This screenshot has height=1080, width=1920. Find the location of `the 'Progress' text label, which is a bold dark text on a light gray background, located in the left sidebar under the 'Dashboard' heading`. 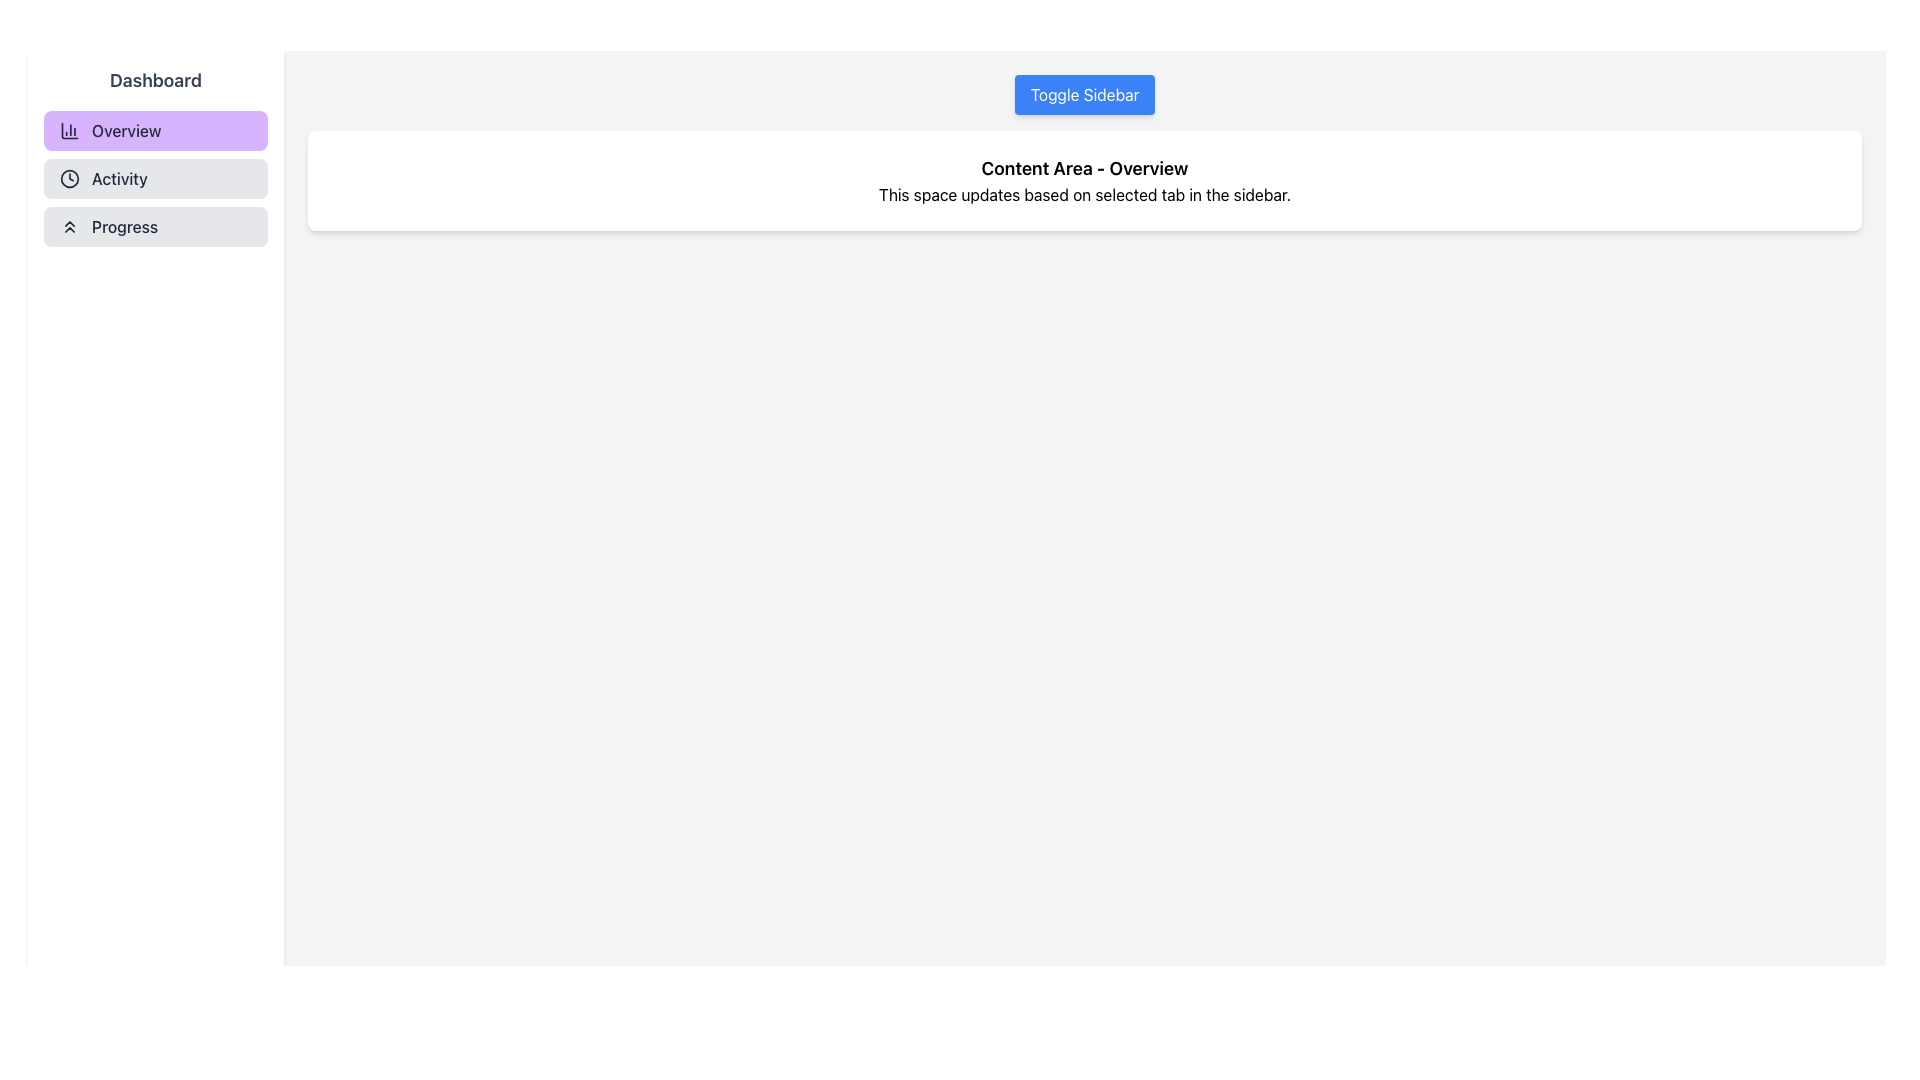

the 'Progress' text label, which is a bold dark text on a light gray background, located in the left sidebar under the 'Dashboard' heading is located at coordinates (123, 226).